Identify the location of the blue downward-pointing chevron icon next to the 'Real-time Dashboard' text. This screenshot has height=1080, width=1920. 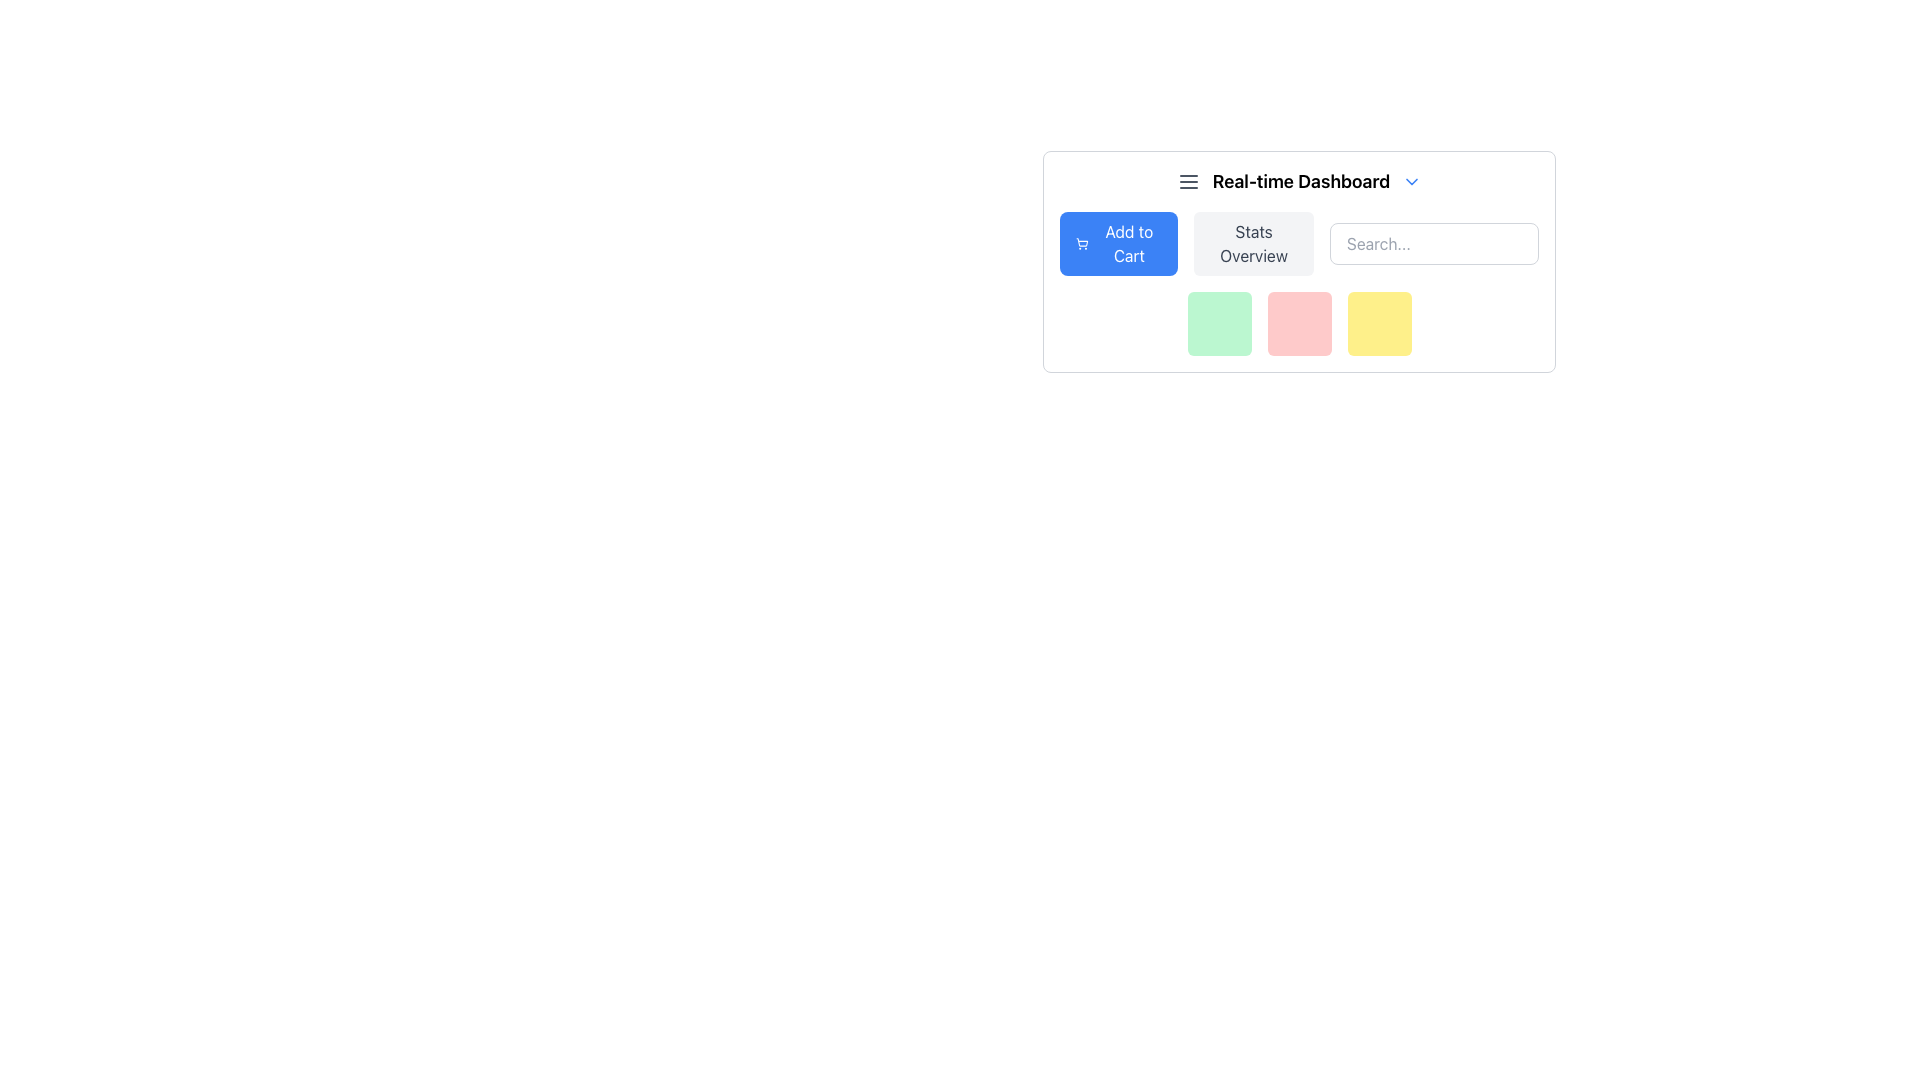
(1411, 181).